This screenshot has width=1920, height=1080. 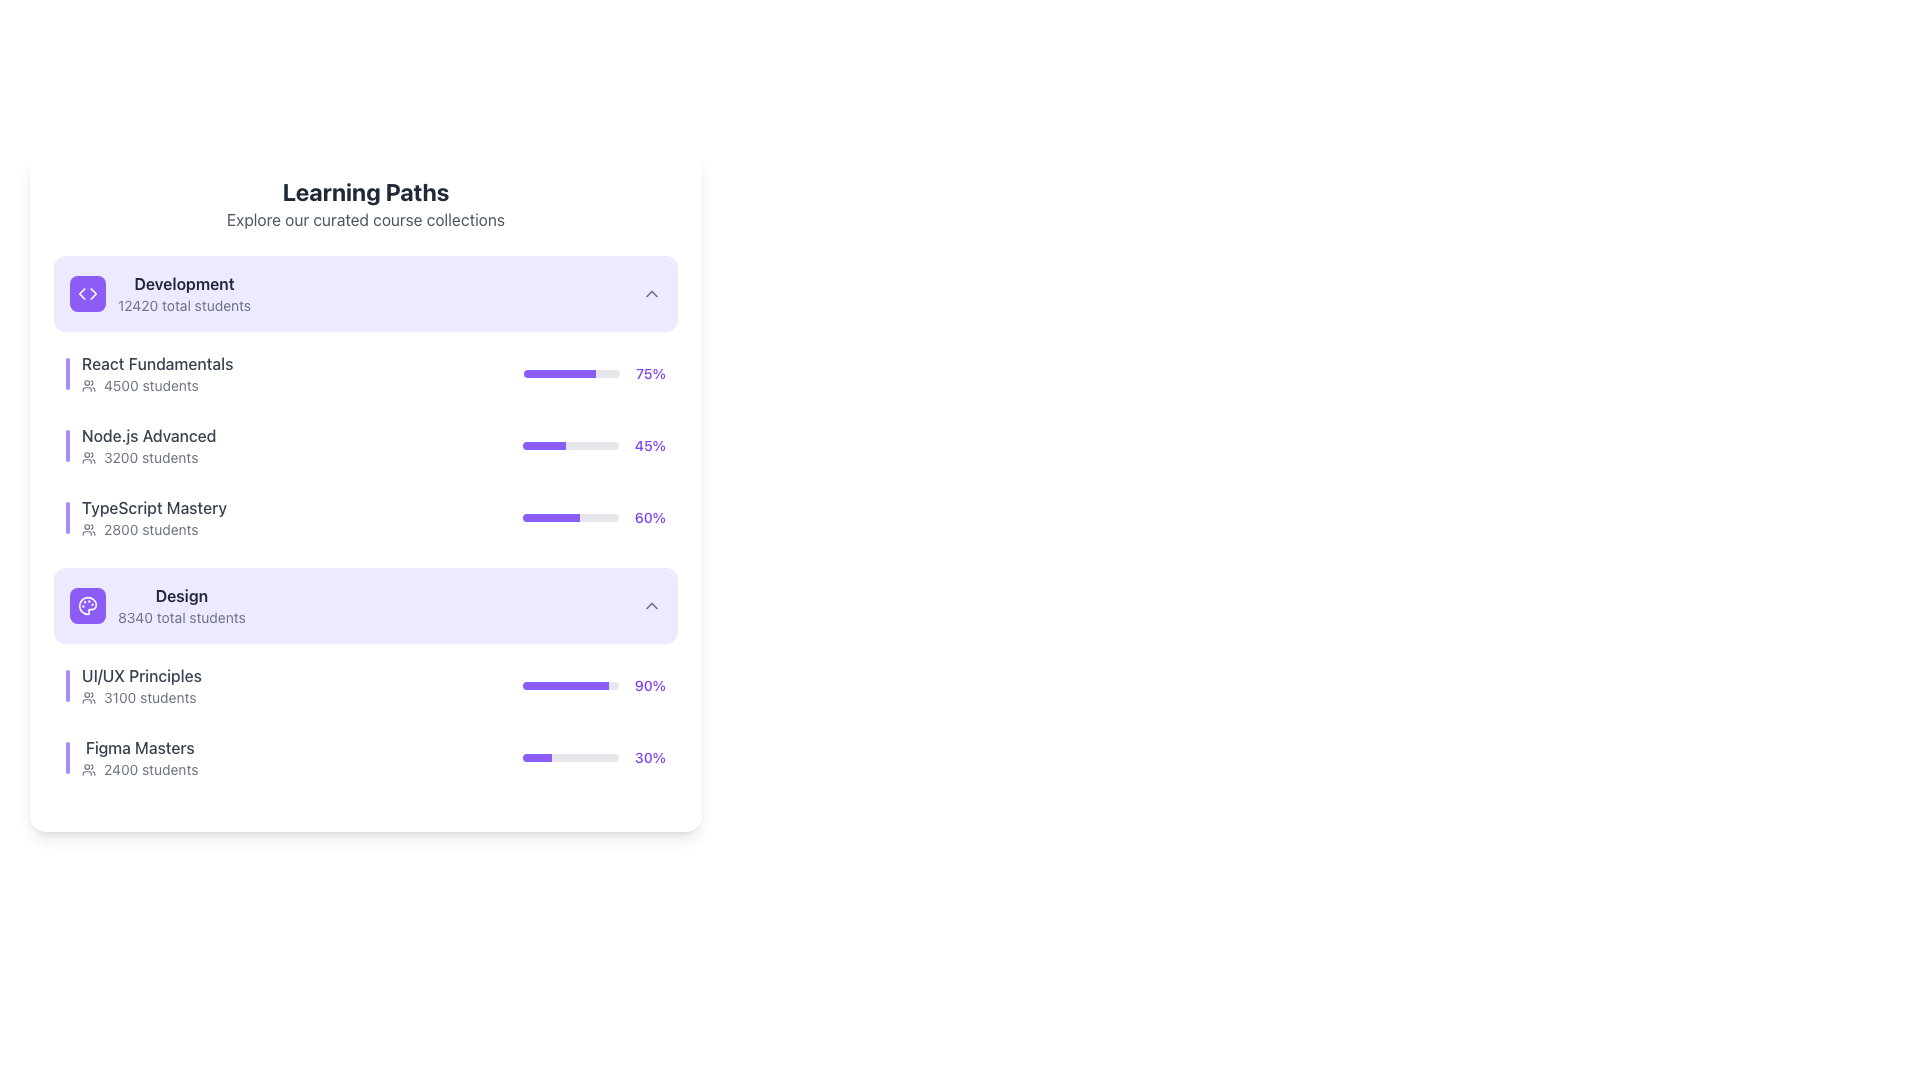 I want to click on the hyperlink text for the 'UI/UX Principles' course located in the 'Design' section of the 'Learning Paths' panel, so click(x=140, y=675).